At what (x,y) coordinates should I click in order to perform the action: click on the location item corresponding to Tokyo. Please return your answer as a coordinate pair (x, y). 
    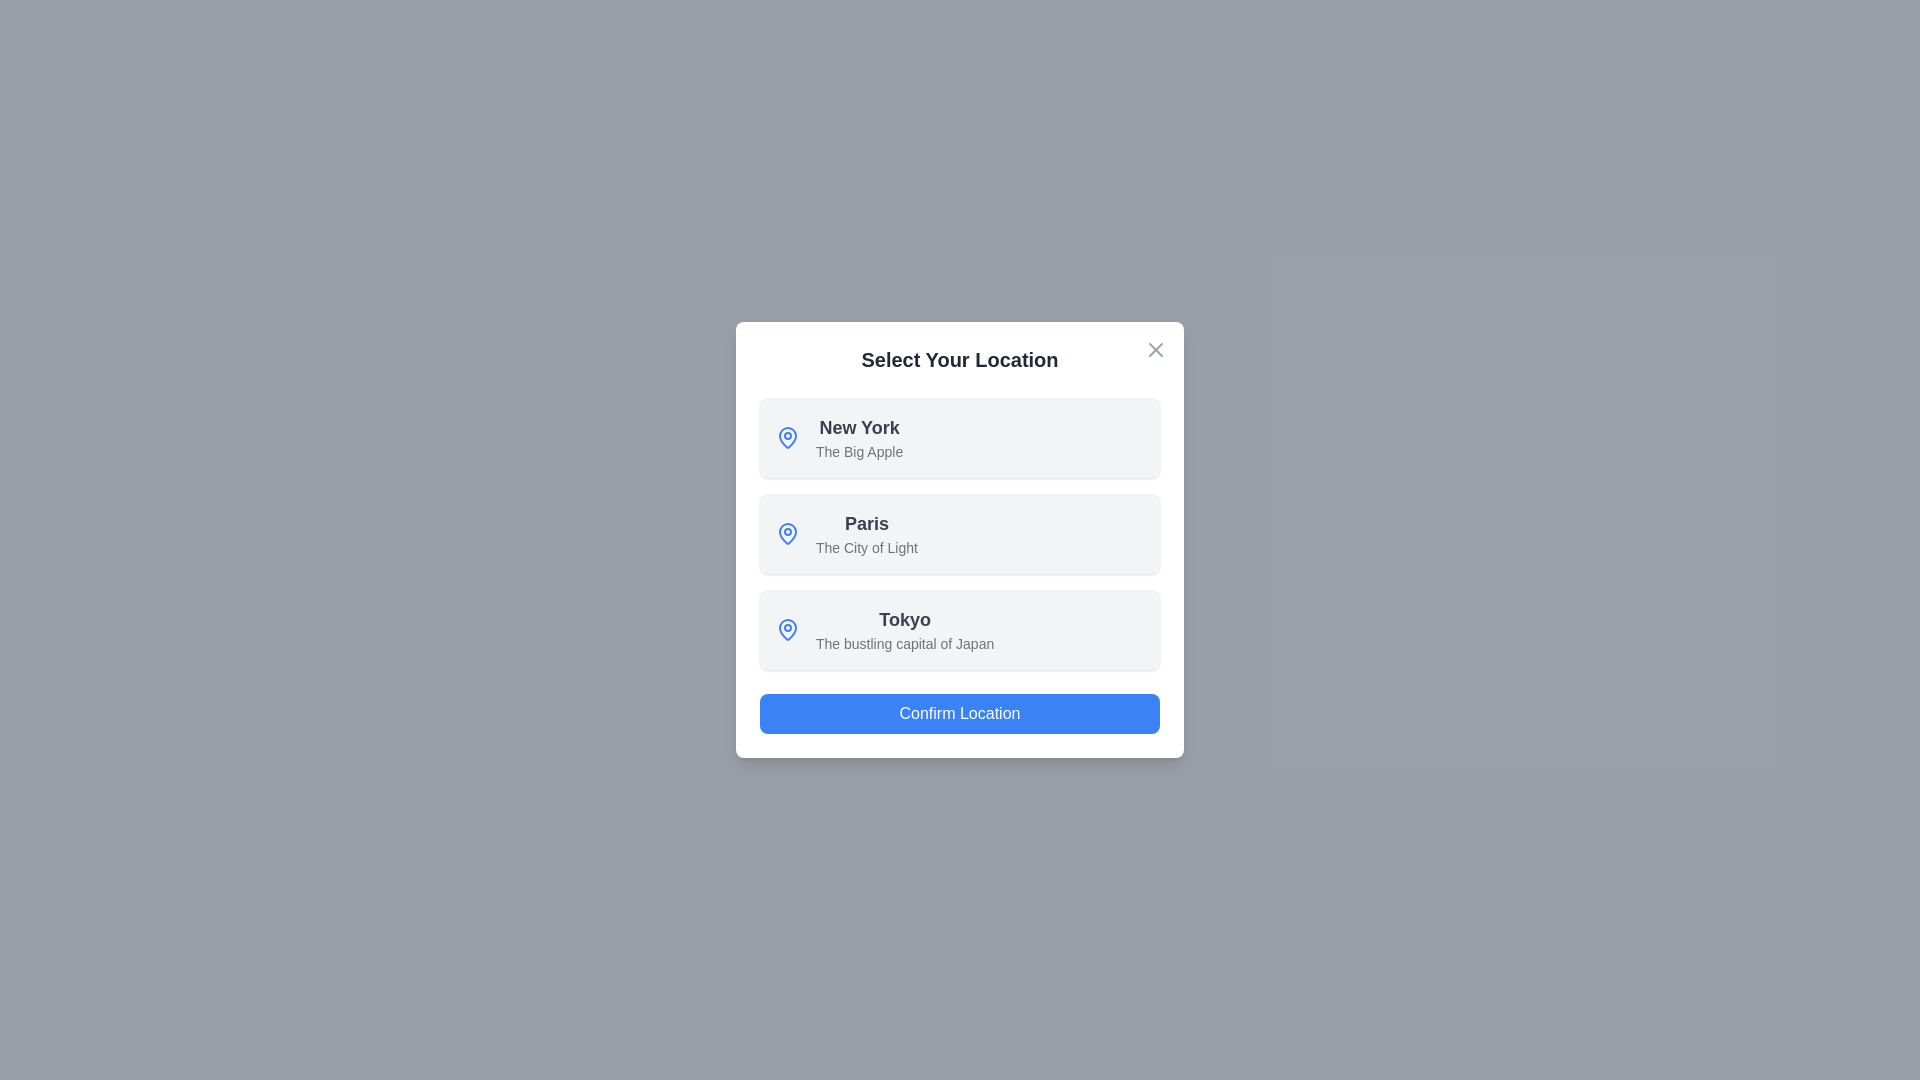
    Looking at the image, I should click on (960, 628).